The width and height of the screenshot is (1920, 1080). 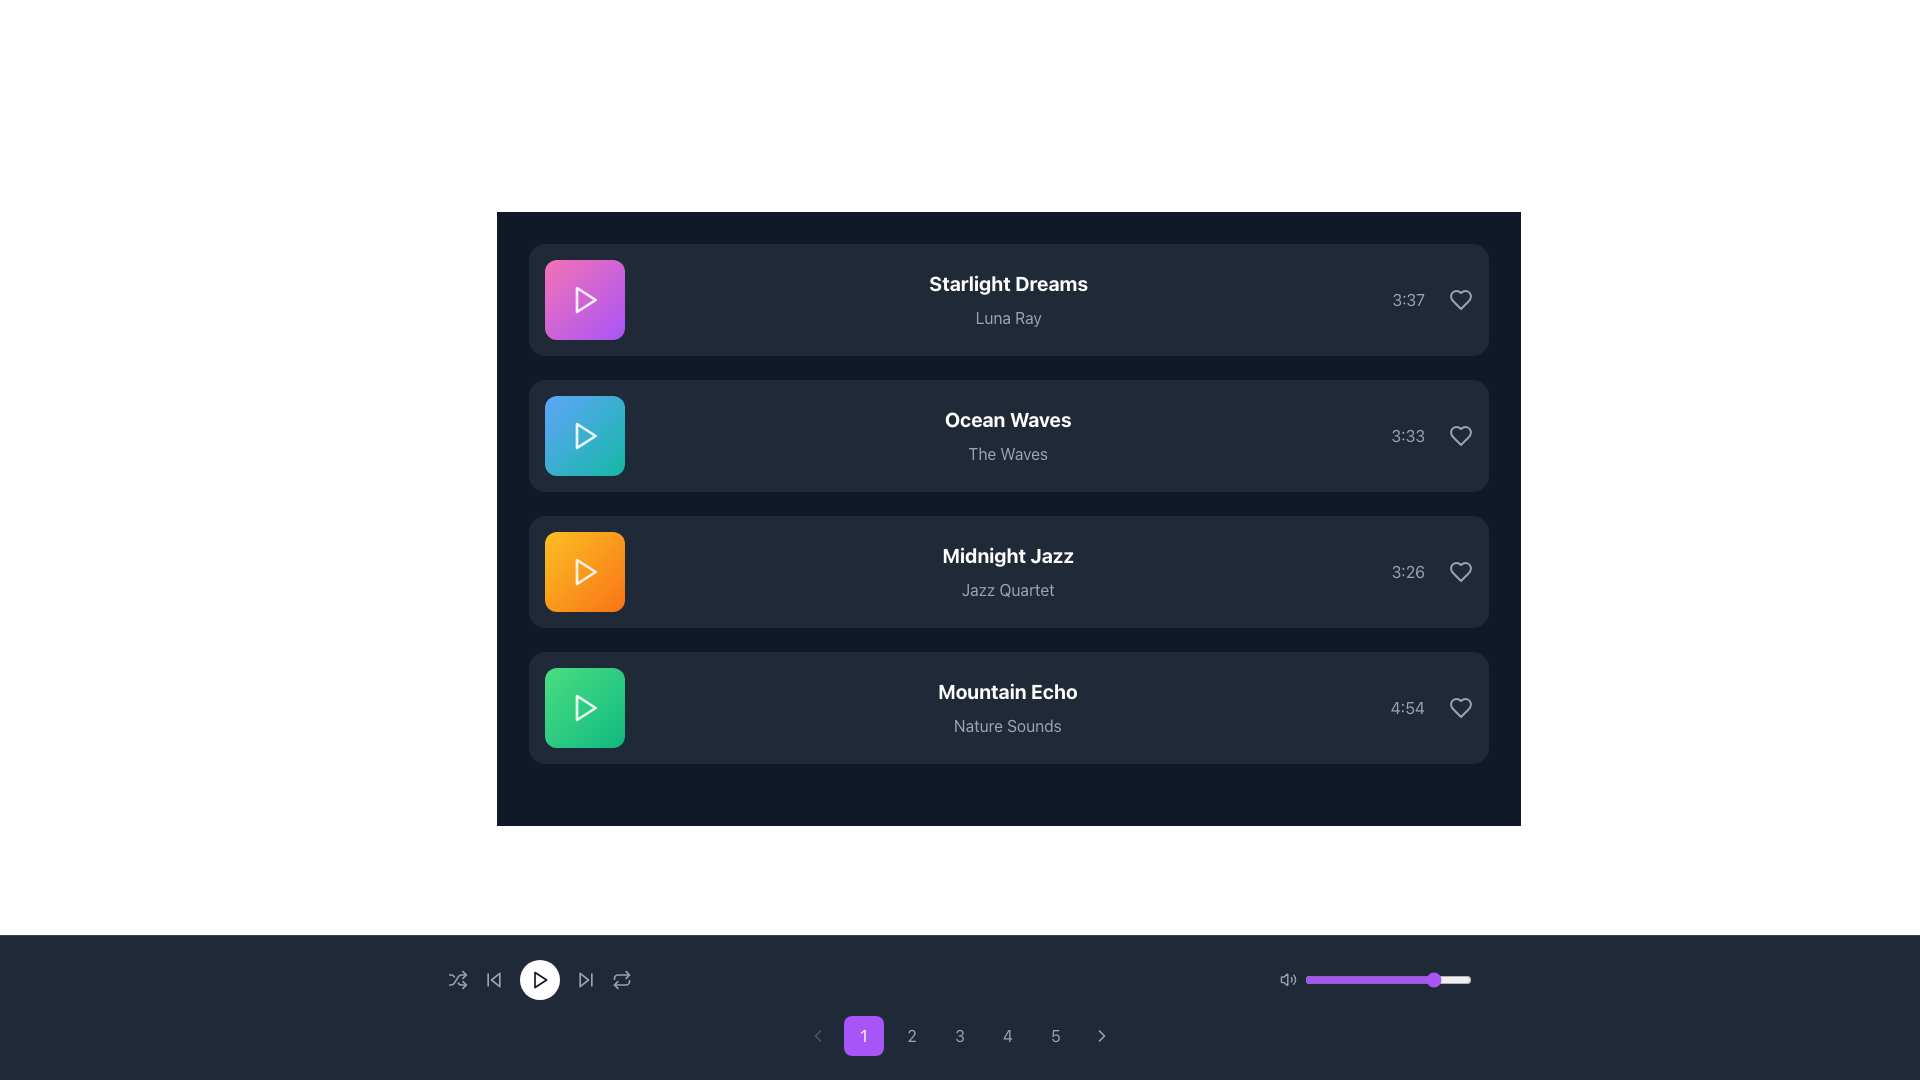 What do you see at coordinates (1007, 707) in the screenshot?
I see `the text display element located in the fourth row of the menu layout, which provides the title and description of a media item` at bounding box center [1007, 707].